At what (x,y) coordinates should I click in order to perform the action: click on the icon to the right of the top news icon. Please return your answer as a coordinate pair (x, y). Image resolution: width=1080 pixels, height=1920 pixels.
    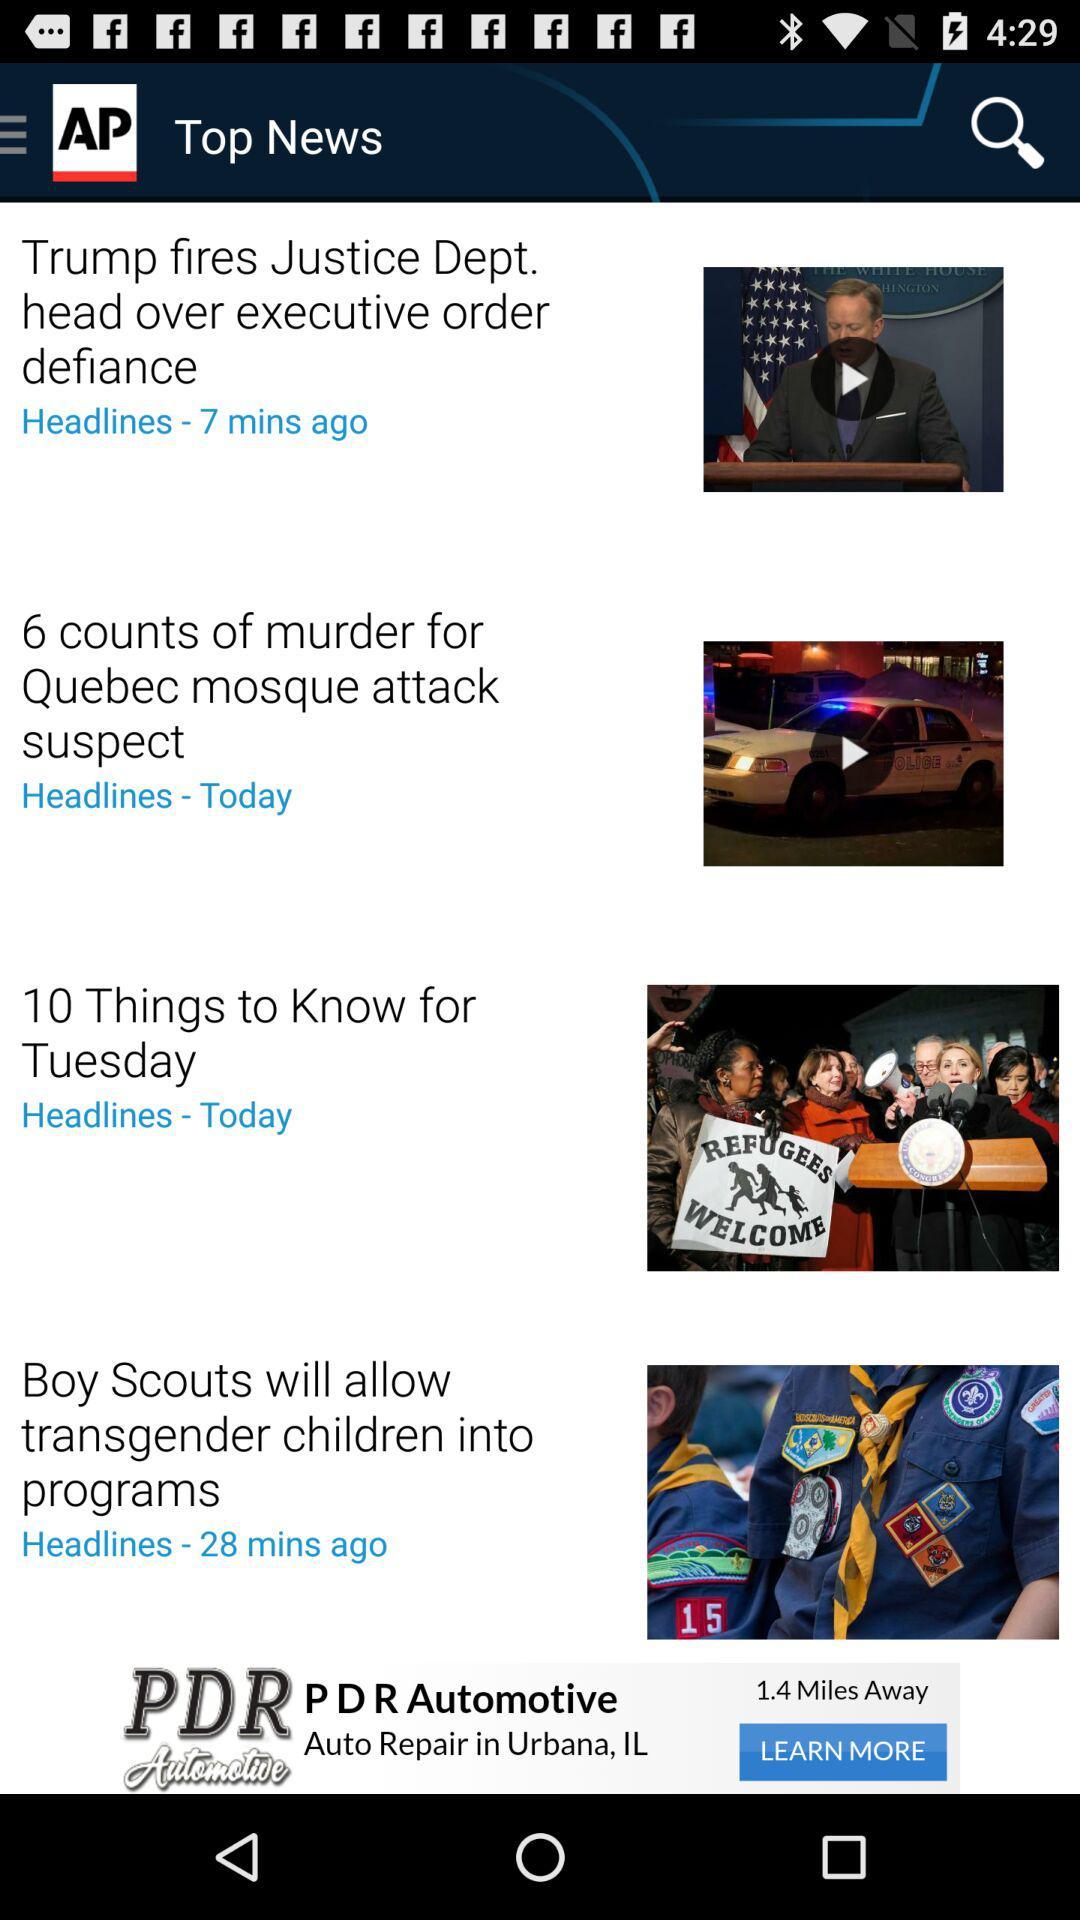
    Looking at the image, I should click on (1007, 131).